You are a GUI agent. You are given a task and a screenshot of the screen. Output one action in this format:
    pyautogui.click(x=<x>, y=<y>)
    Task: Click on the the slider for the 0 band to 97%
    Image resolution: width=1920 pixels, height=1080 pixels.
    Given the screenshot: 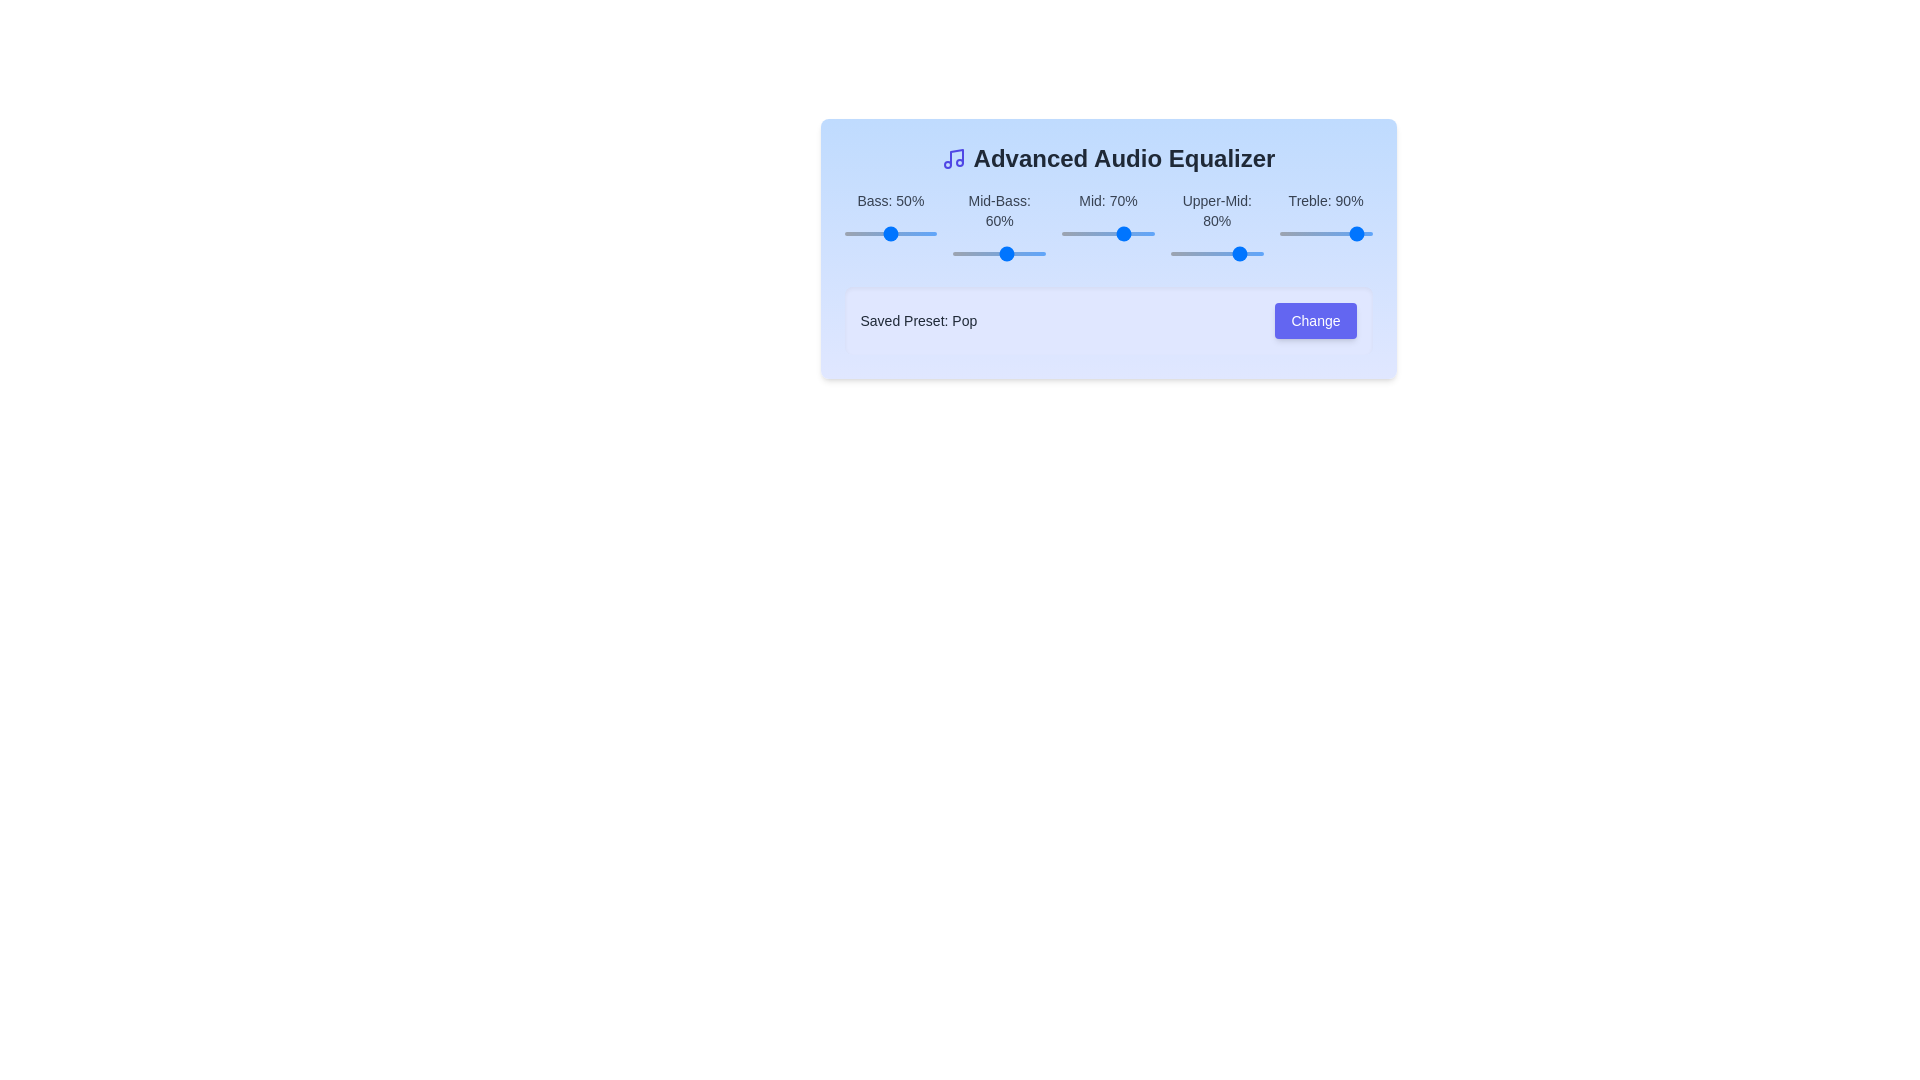 What is the action you would take?
    pyautogui.click(x=987, y=233)
    